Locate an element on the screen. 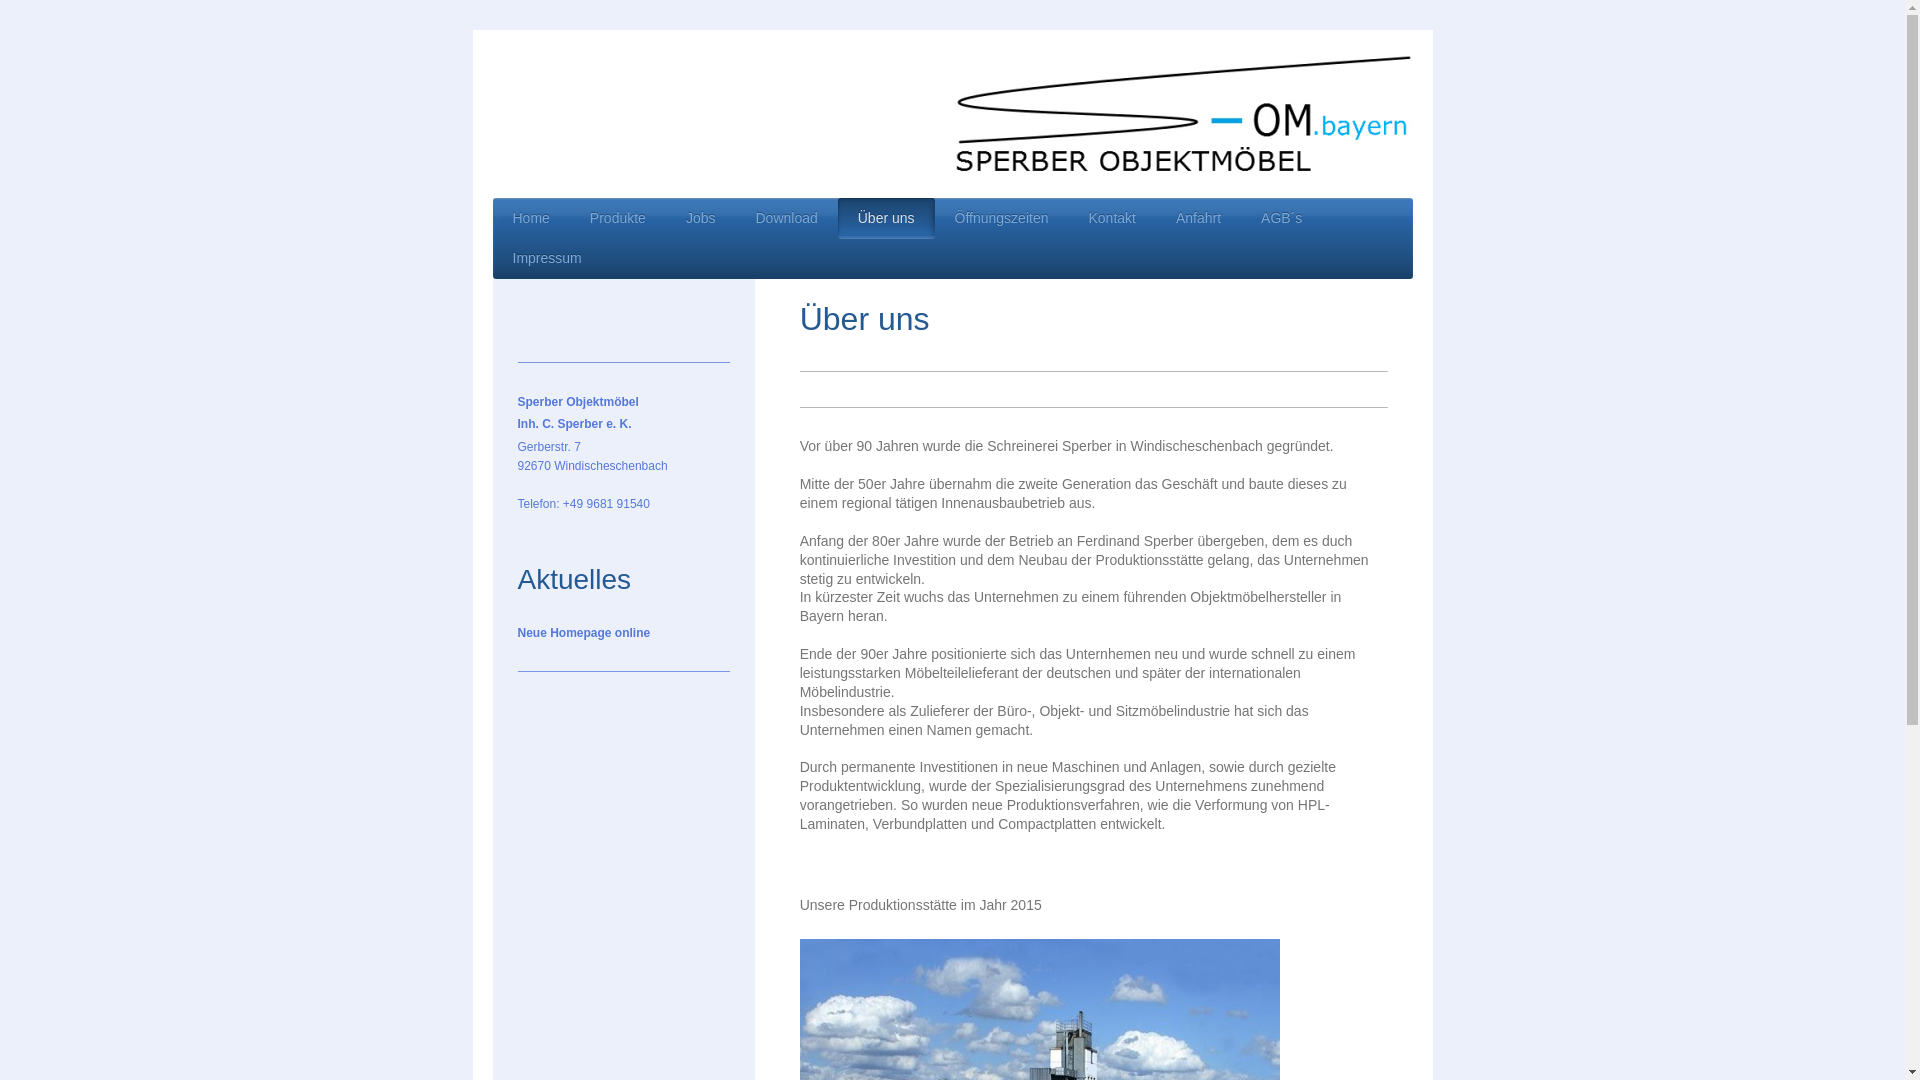 The width and height of the screenshot is (1920, 1080). 'Kontakt' is located at coordinates (1110, 218).